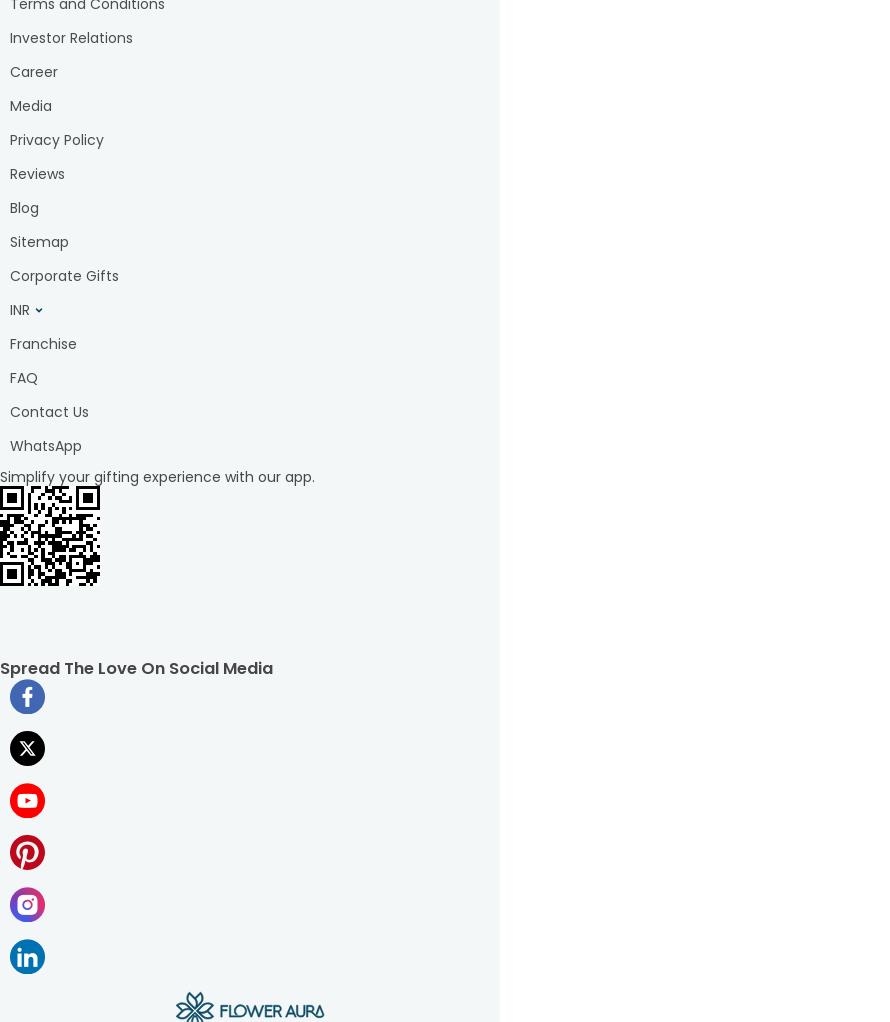 Image resolution: width=890 pixels, height=1022 pixels. What do you see at coordinates (249, 911) in the screenshot?
I see `'and gift baskets to suit your needs. Order now and experience the joy of FlowerAura!'` at bounding box center [249, 911].